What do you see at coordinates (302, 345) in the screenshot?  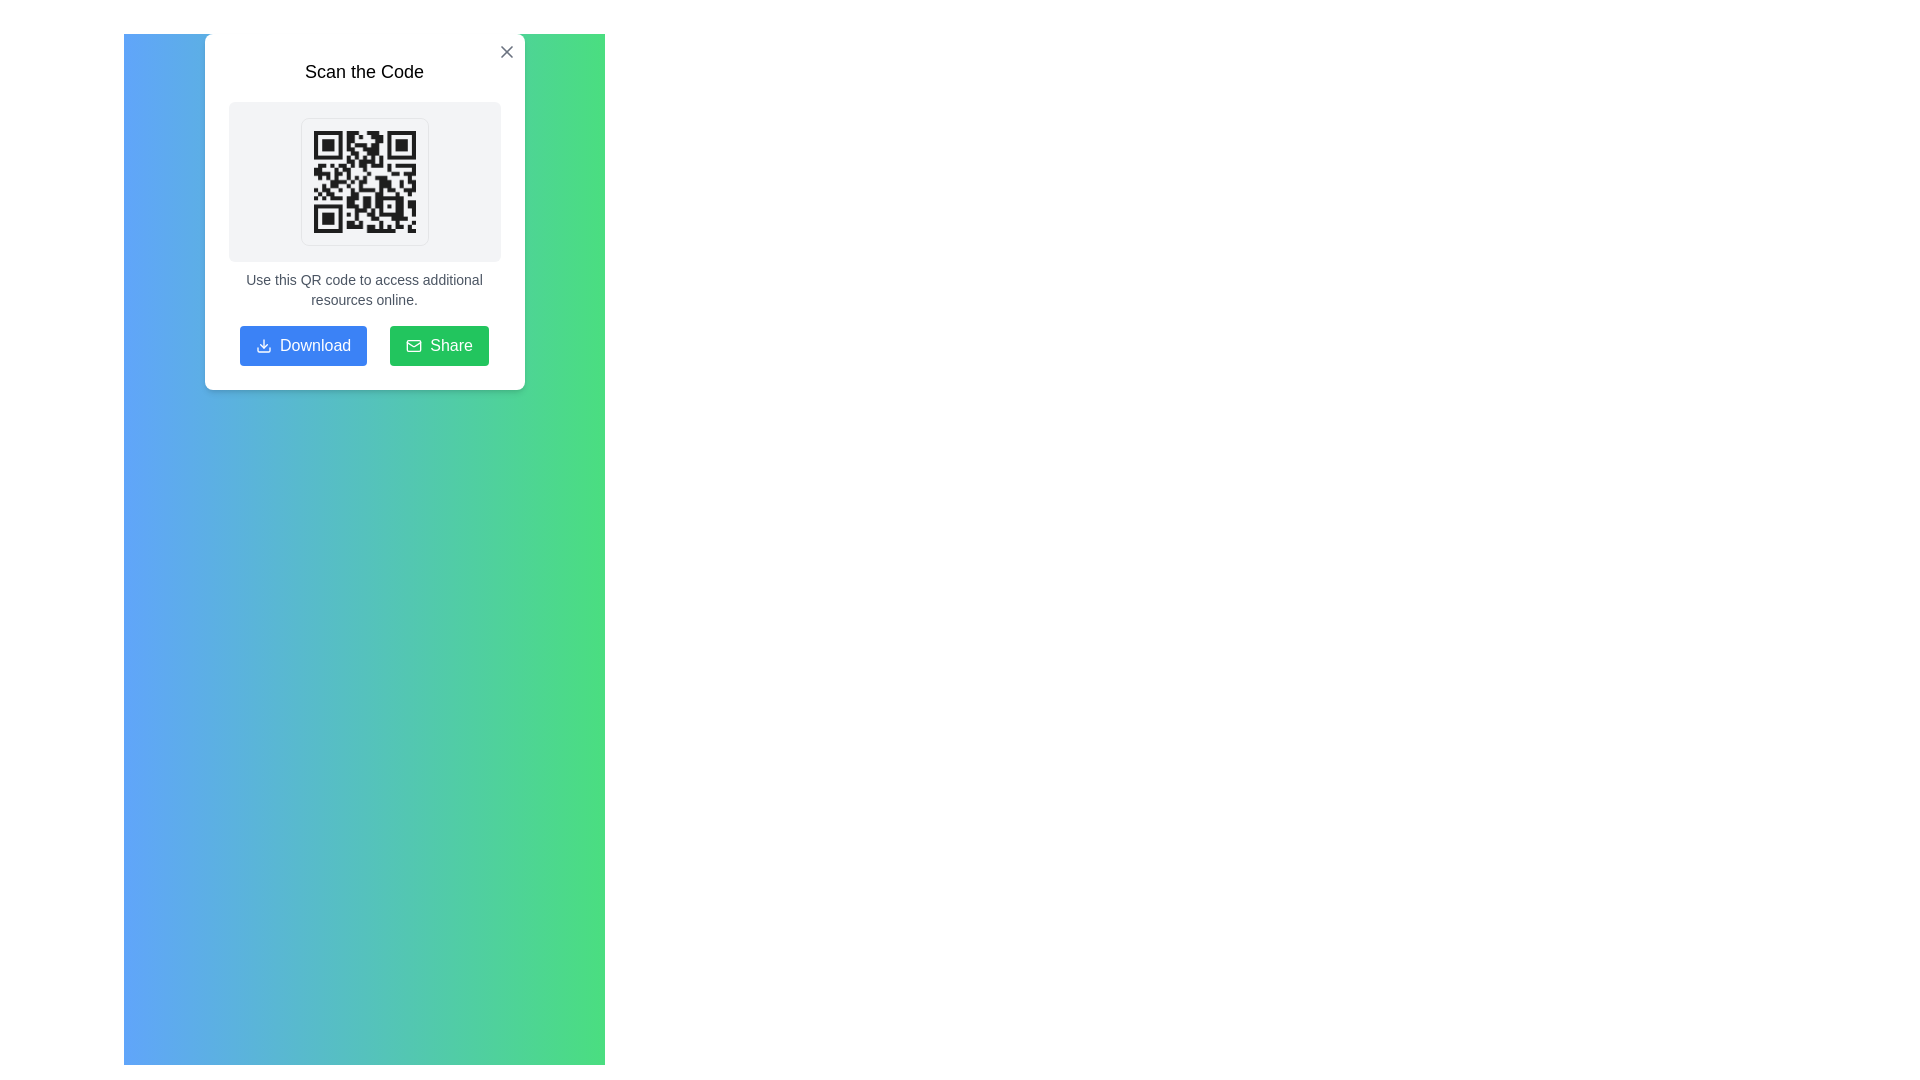 I see `the functional button located at the lower side of the modal window to initiate the file download` at bounding box center [302, 345].